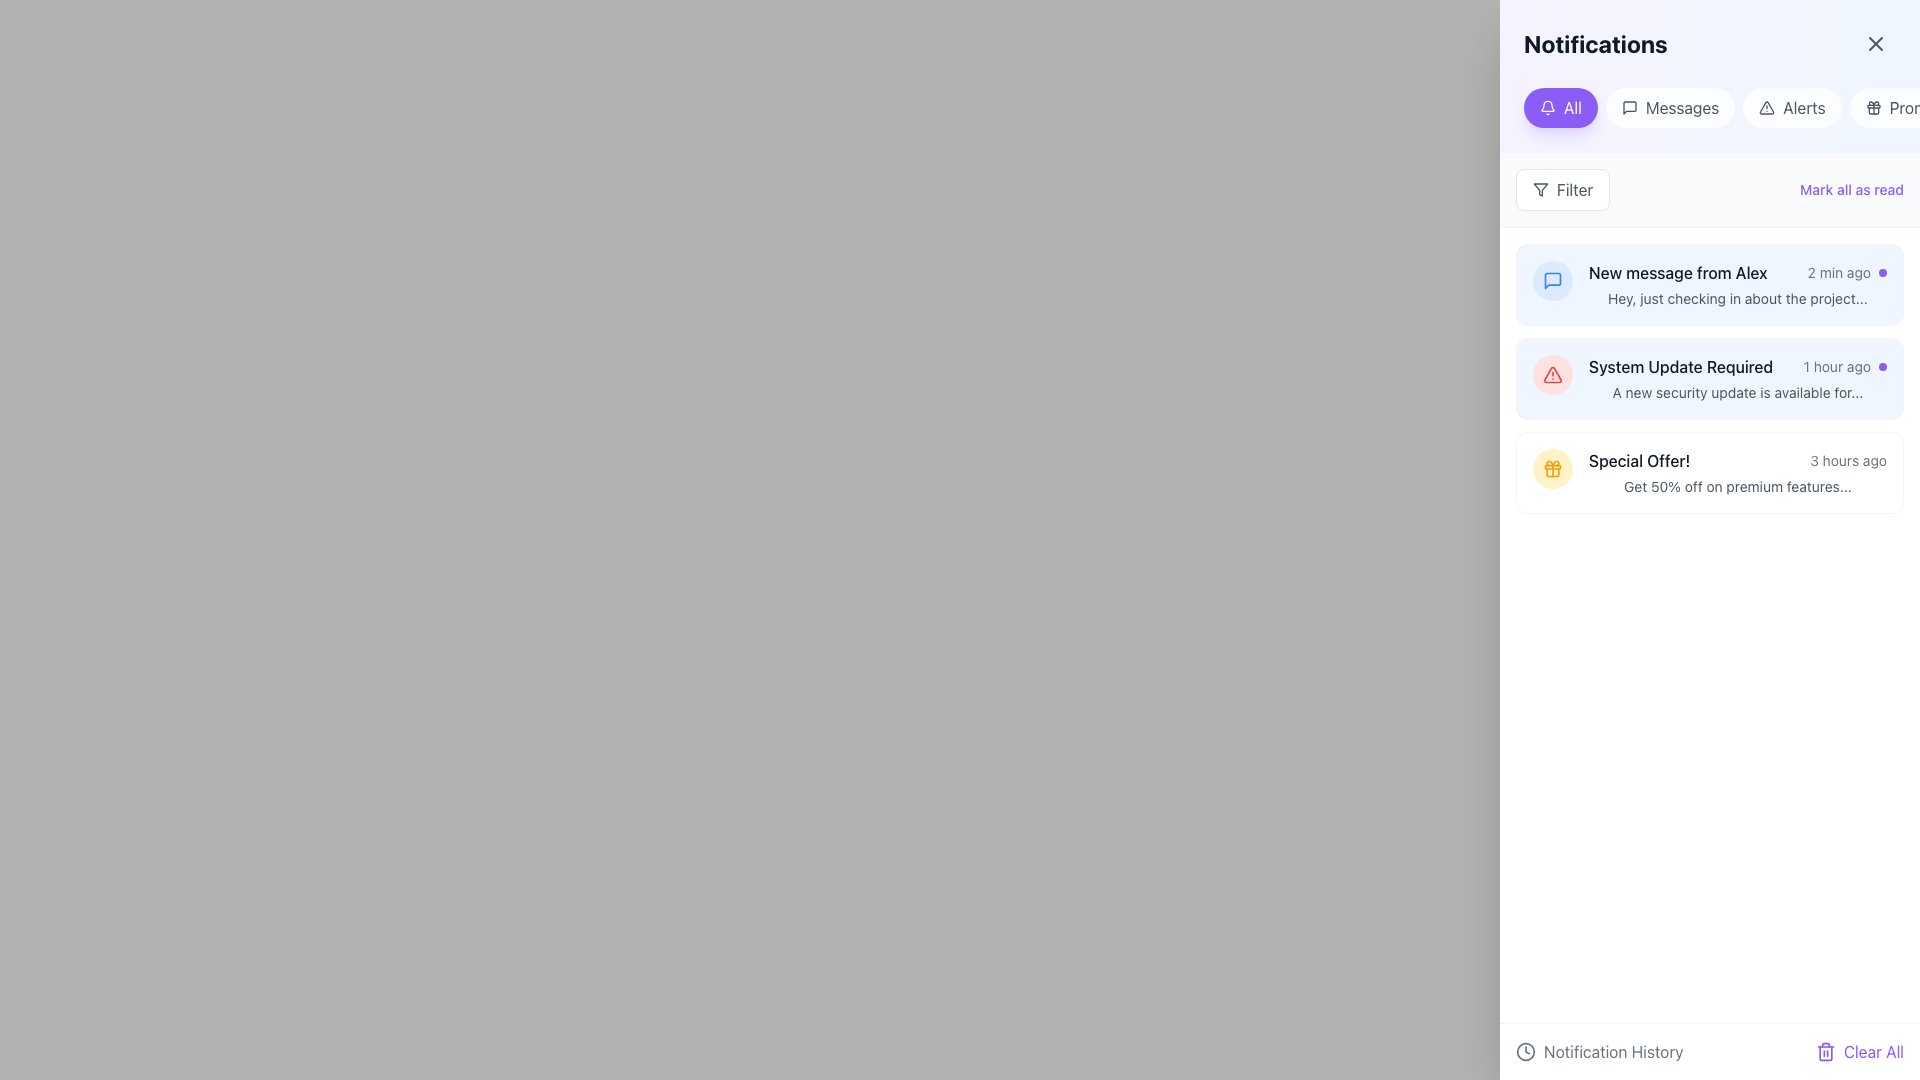 The width and height of the screenshot is (1920, 1080). I want to click on the filter icon located within the Filter button in the notifications panel, so click(1539, 189).